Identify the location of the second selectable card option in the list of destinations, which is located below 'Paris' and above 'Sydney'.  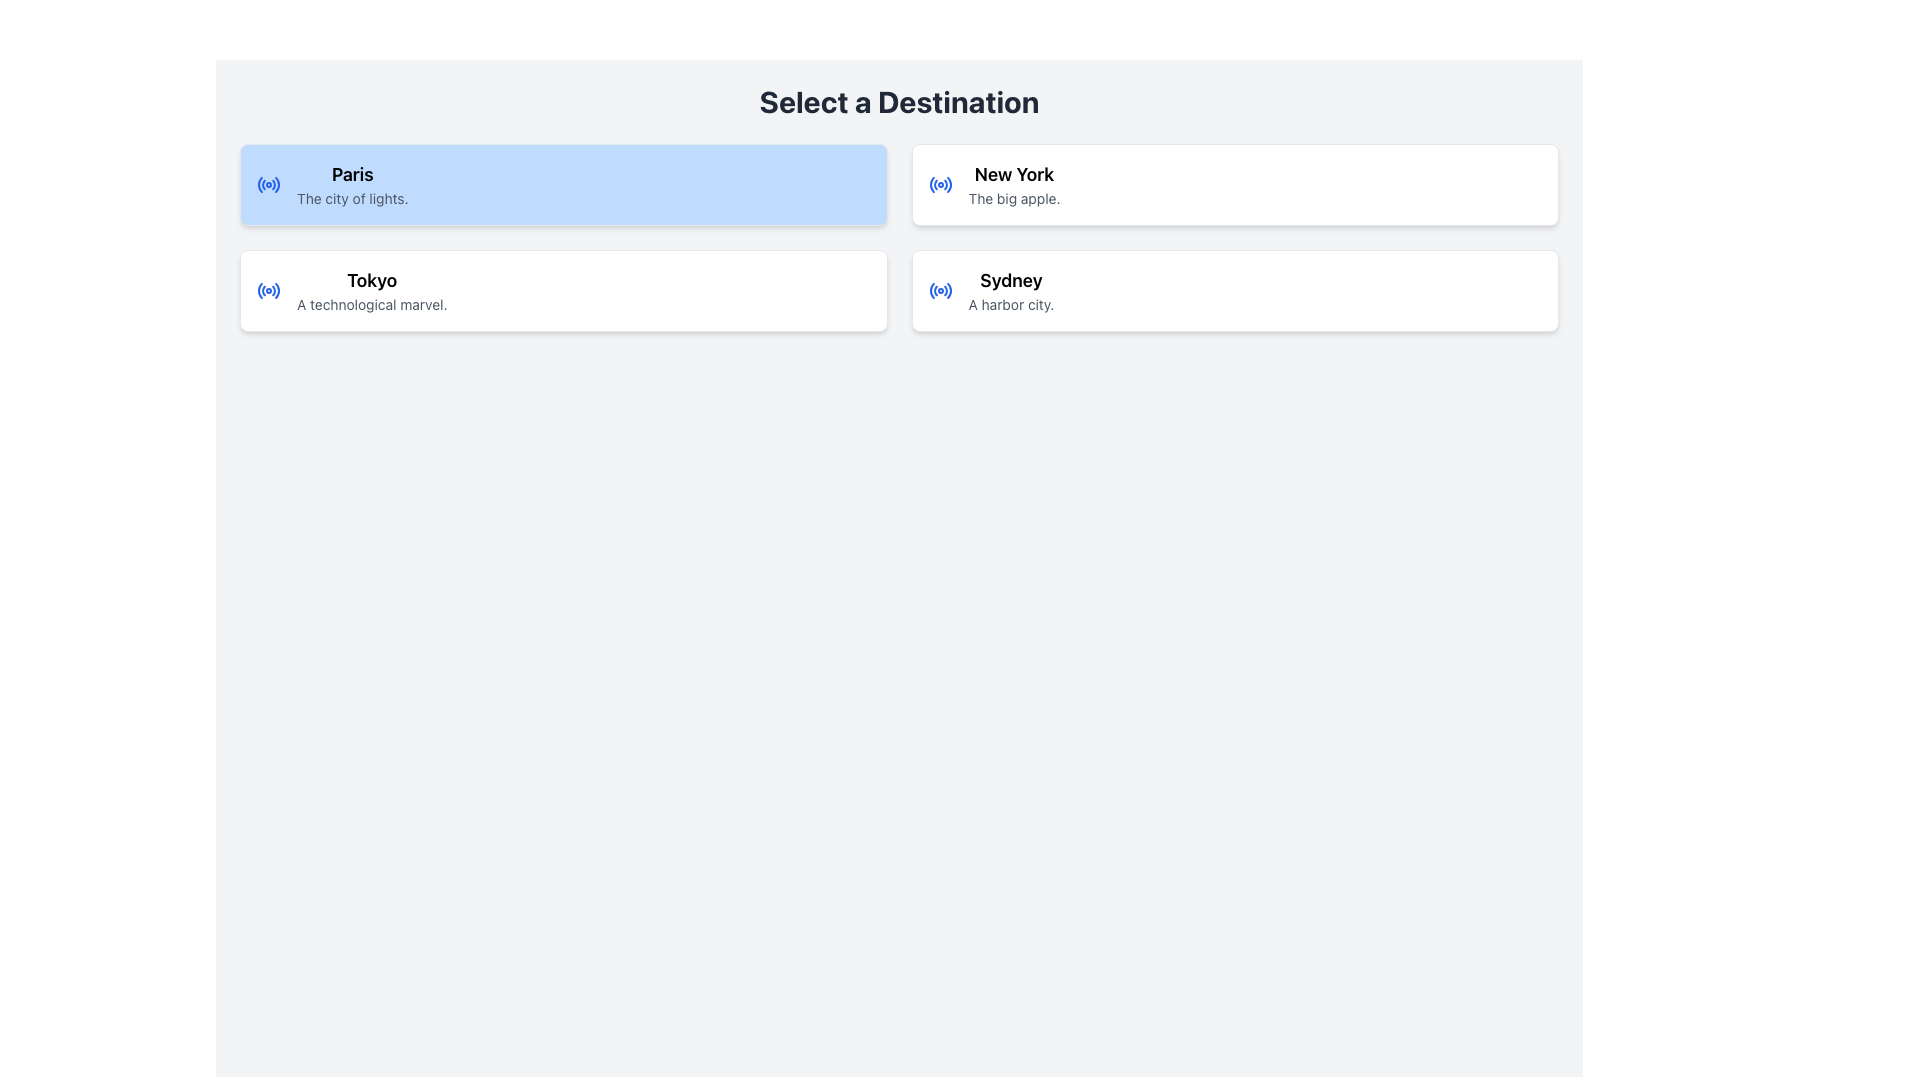
(562, 290).